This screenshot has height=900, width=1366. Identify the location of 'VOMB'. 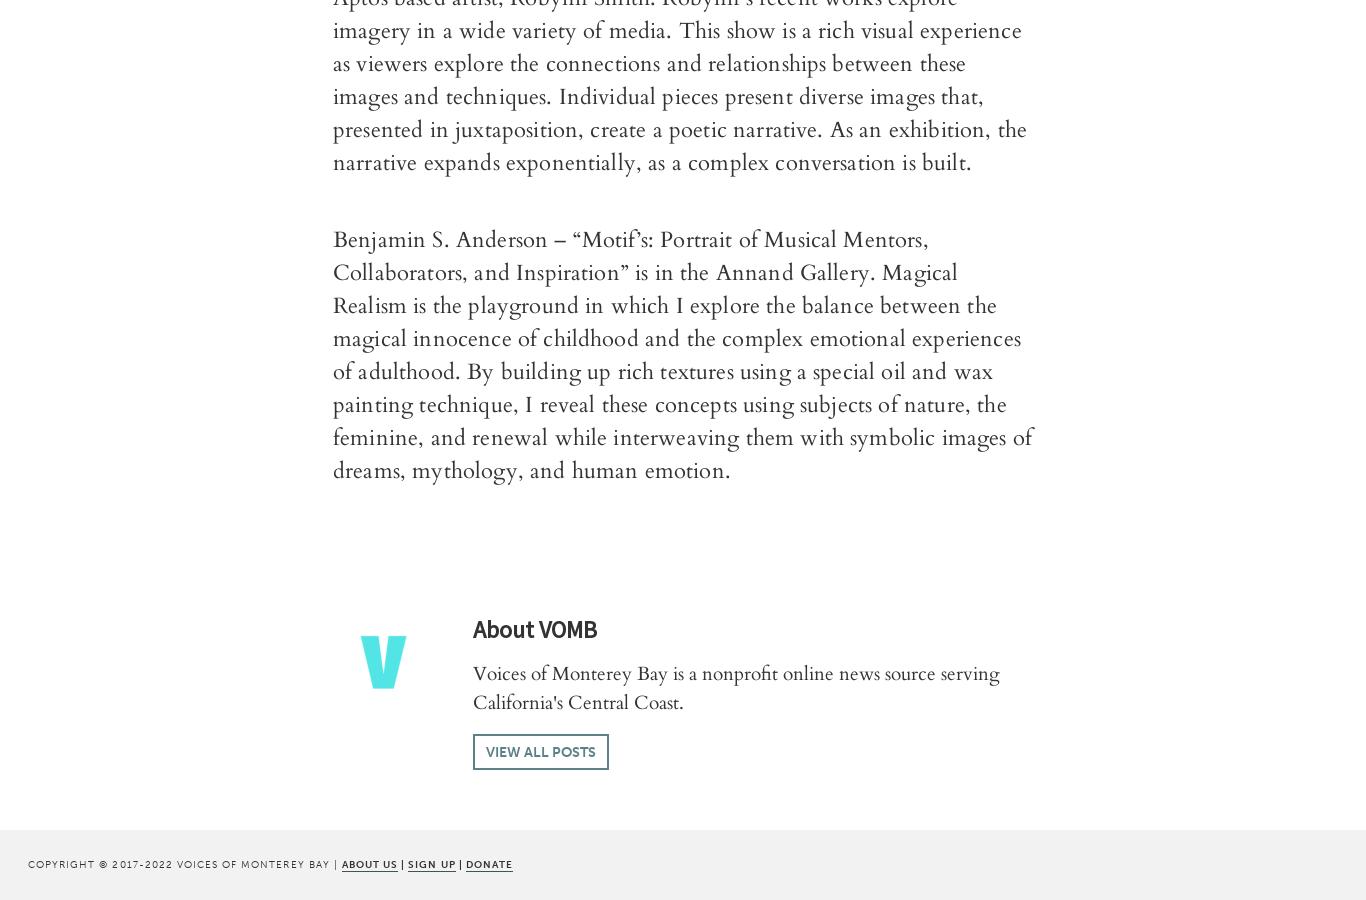
(533, 629).